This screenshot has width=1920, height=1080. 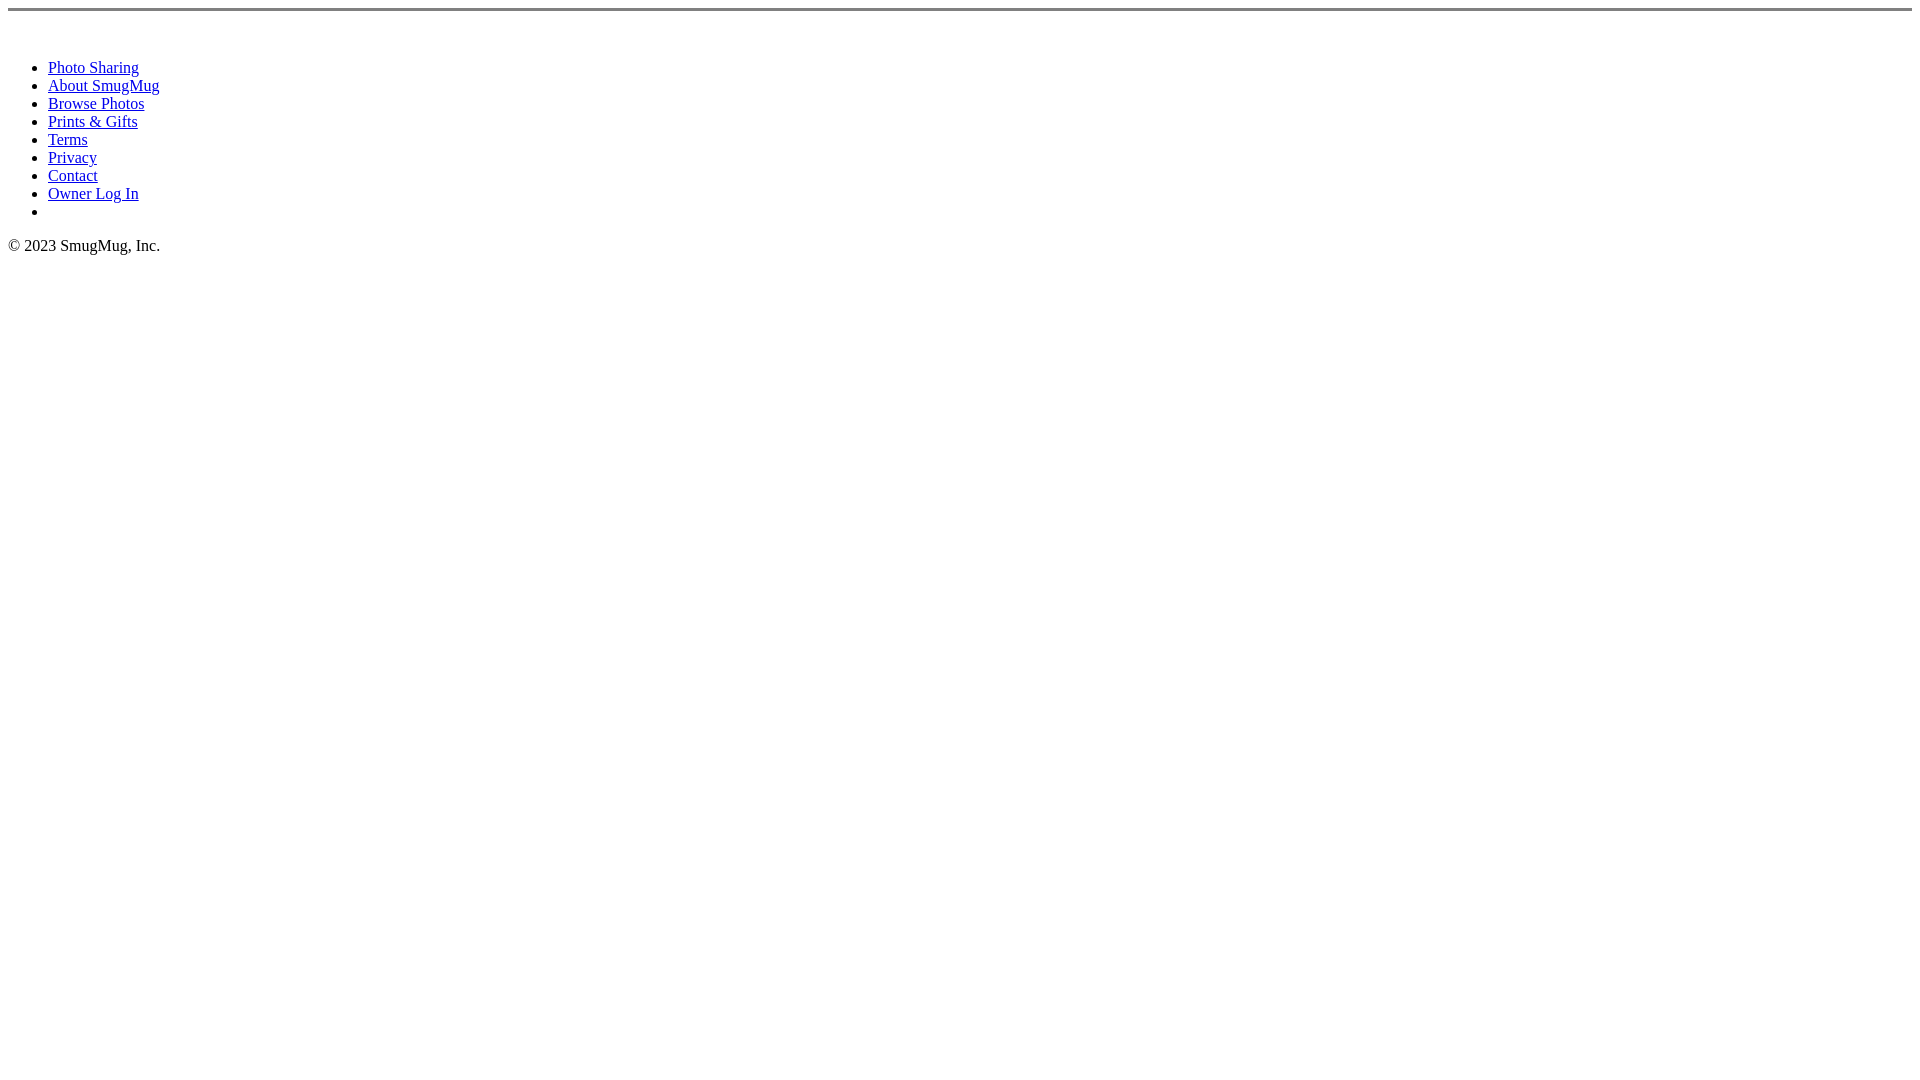 I want to click on 'Privacy', so click(x=72, y=156).